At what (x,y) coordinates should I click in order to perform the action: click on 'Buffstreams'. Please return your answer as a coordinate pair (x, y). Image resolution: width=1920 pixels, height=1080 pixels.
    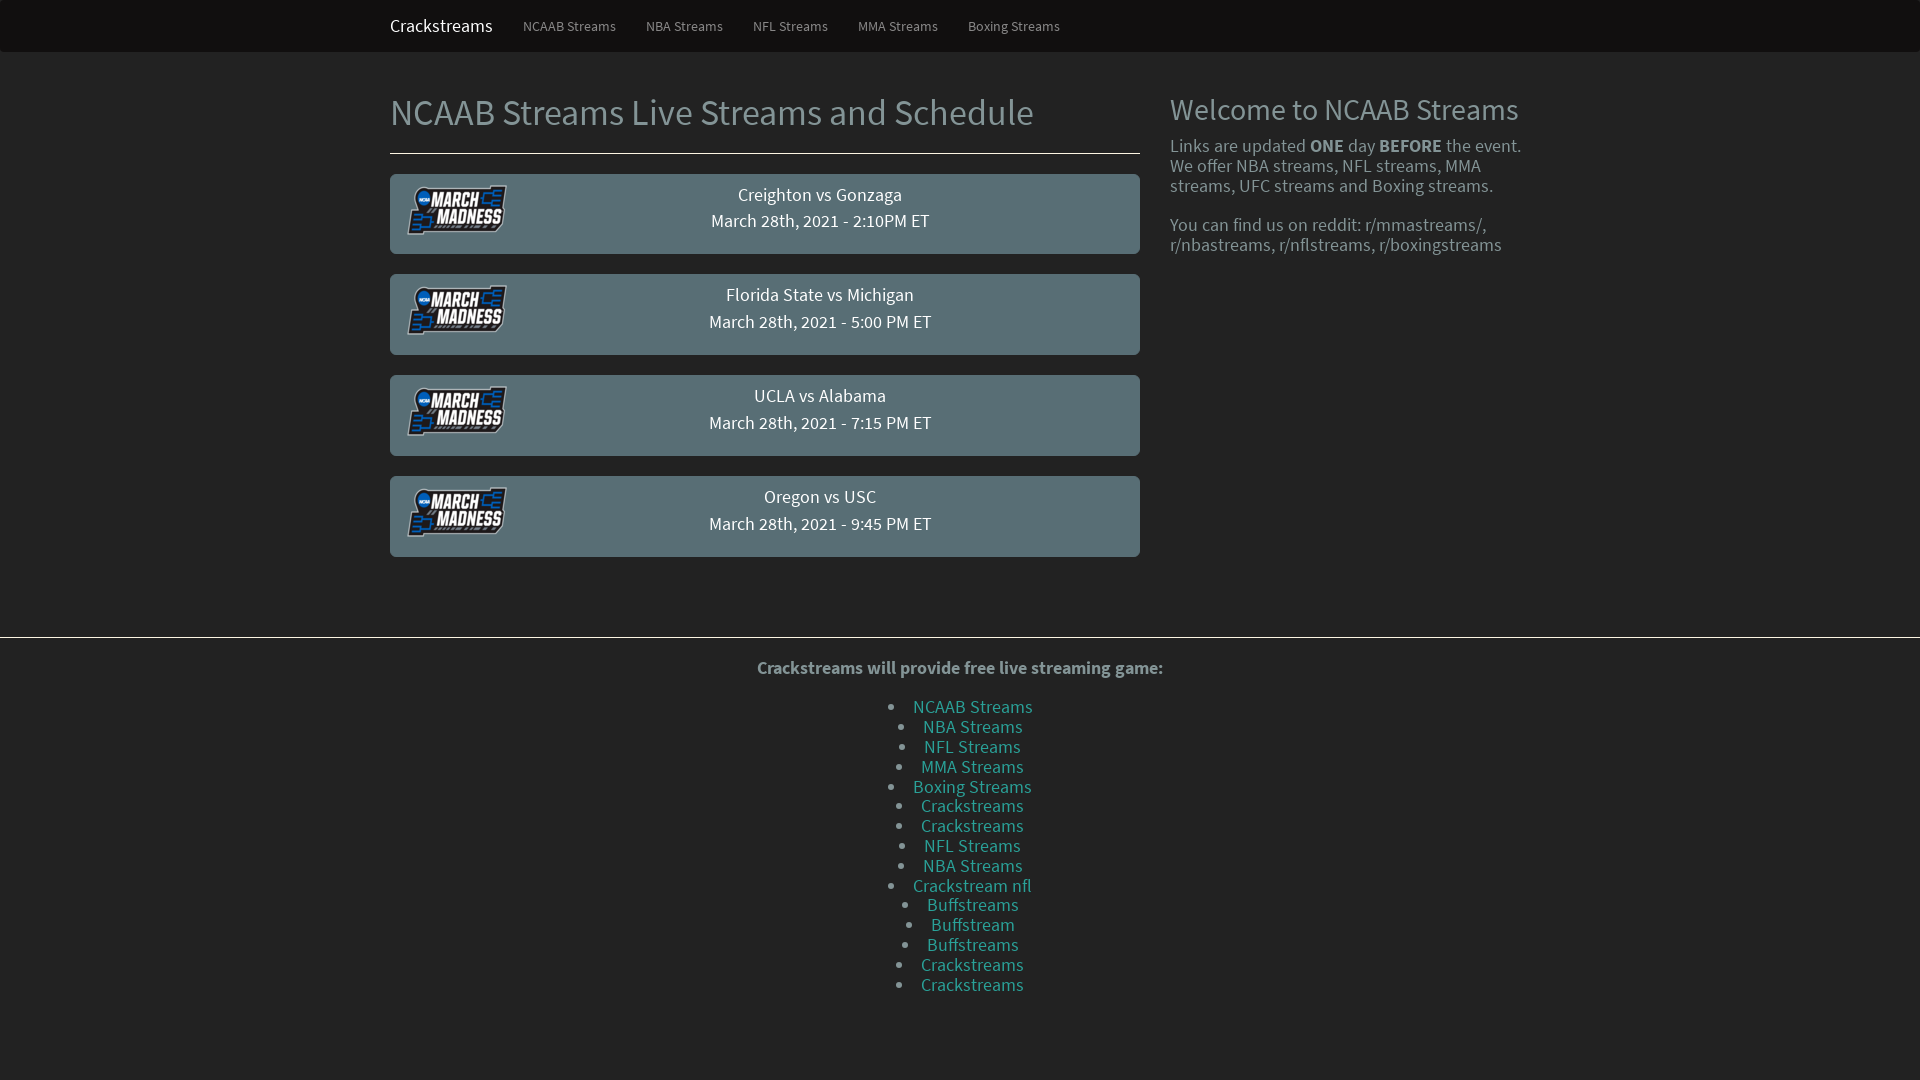
    Looking at the image, I should click on (971, 904).